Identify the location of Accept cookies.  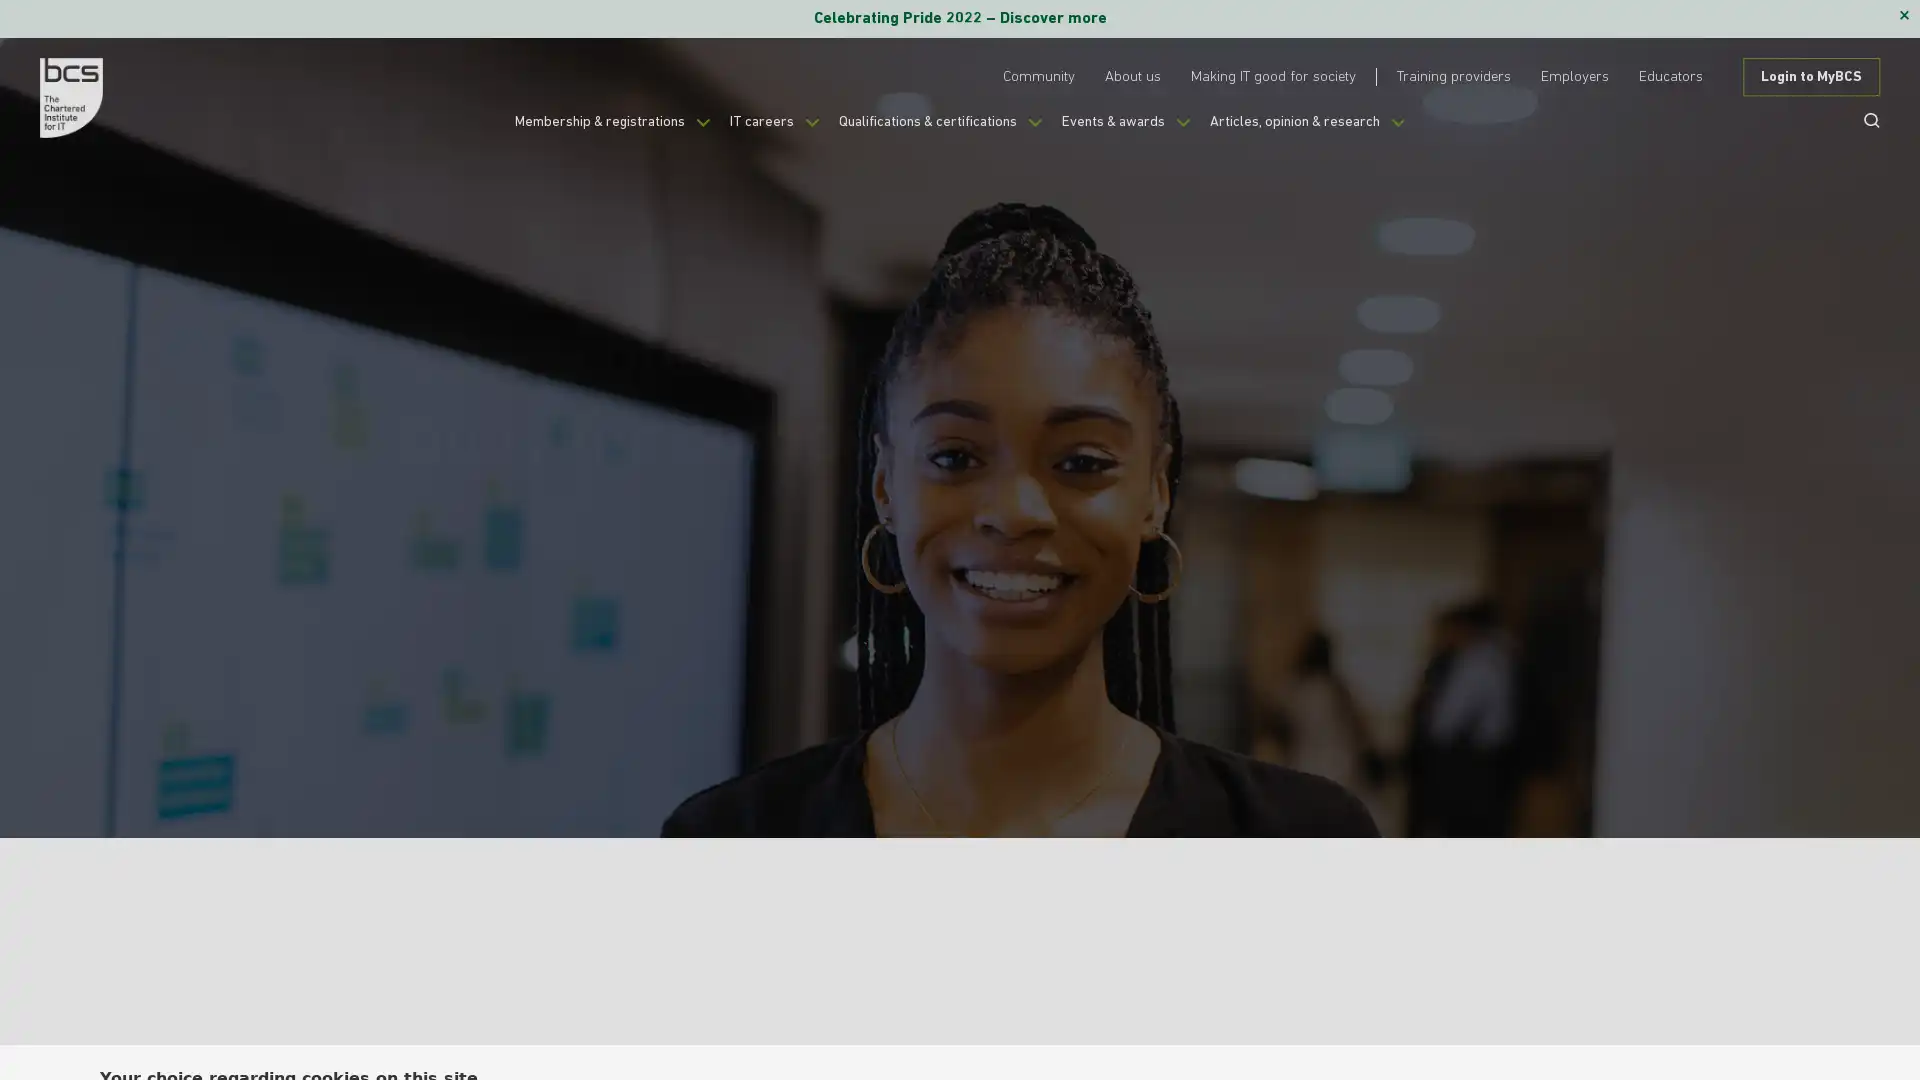
(1508, 1026).